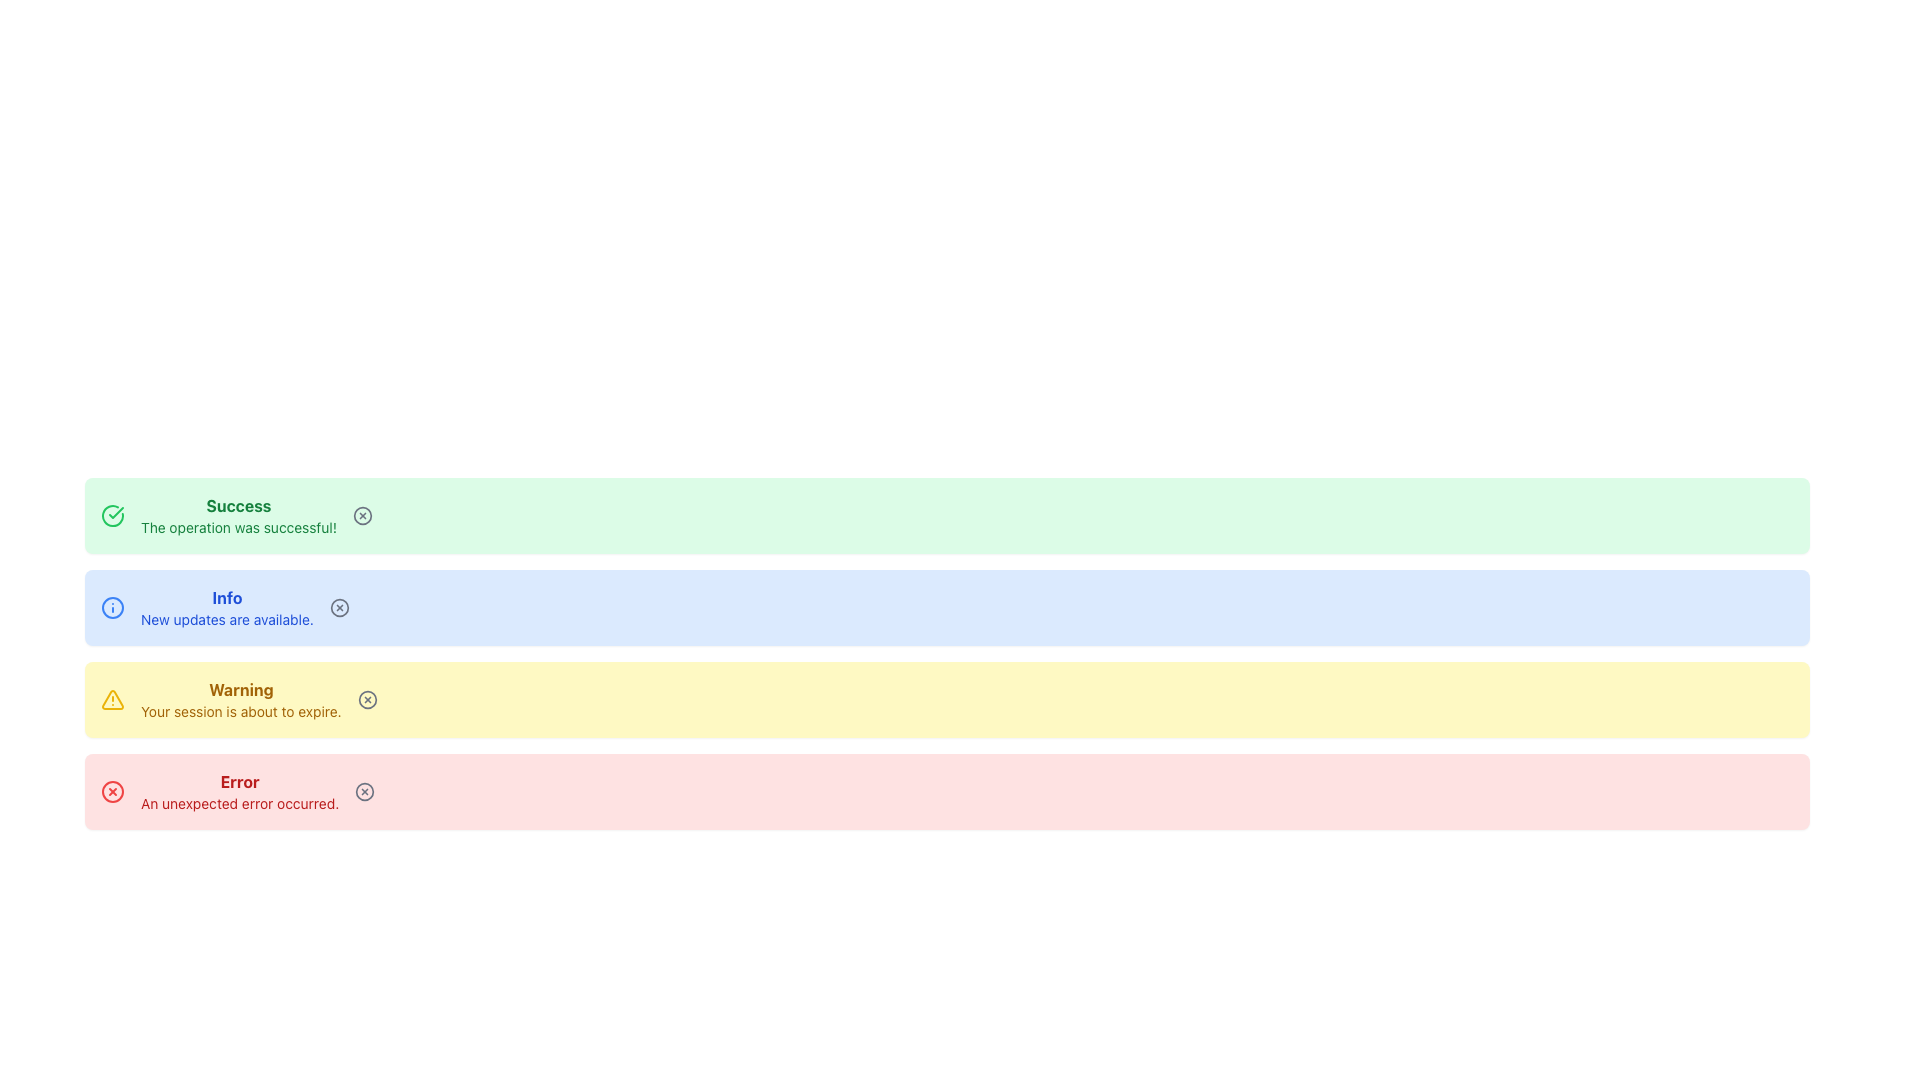  I want to click on the static text in the blue notification box that informs the user about the availability of new updates, which is located directly below the word 'Info.', so click(227, 619).